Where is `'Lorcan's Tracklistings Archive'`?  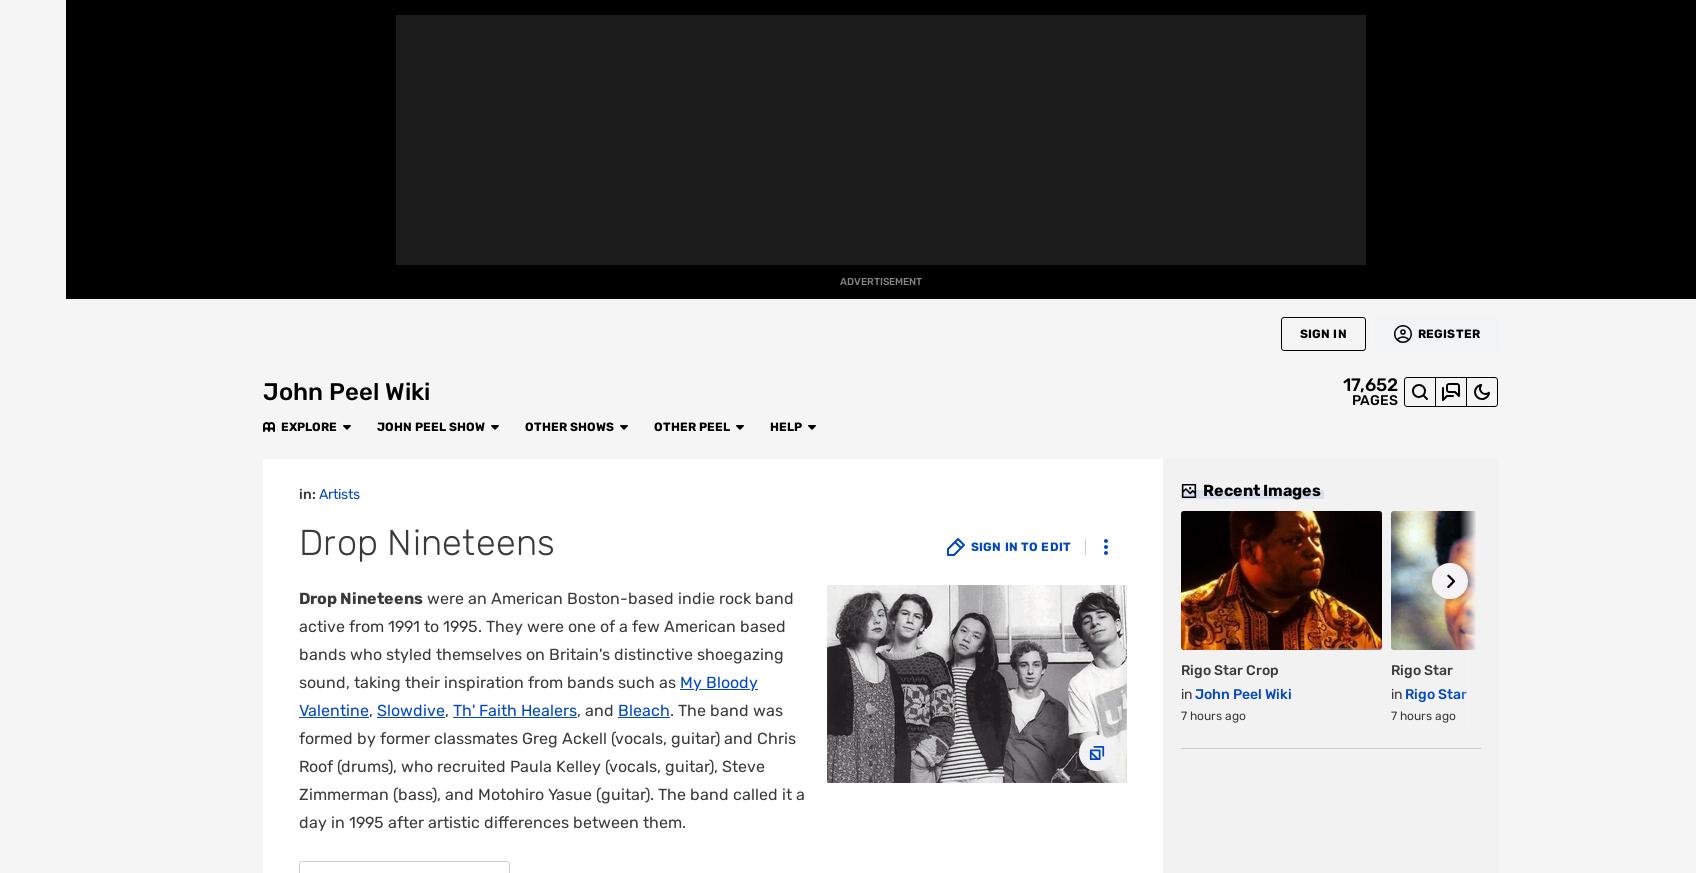
'Lorcan's Tracklistings Archive' is located at coordinates (945, 143).